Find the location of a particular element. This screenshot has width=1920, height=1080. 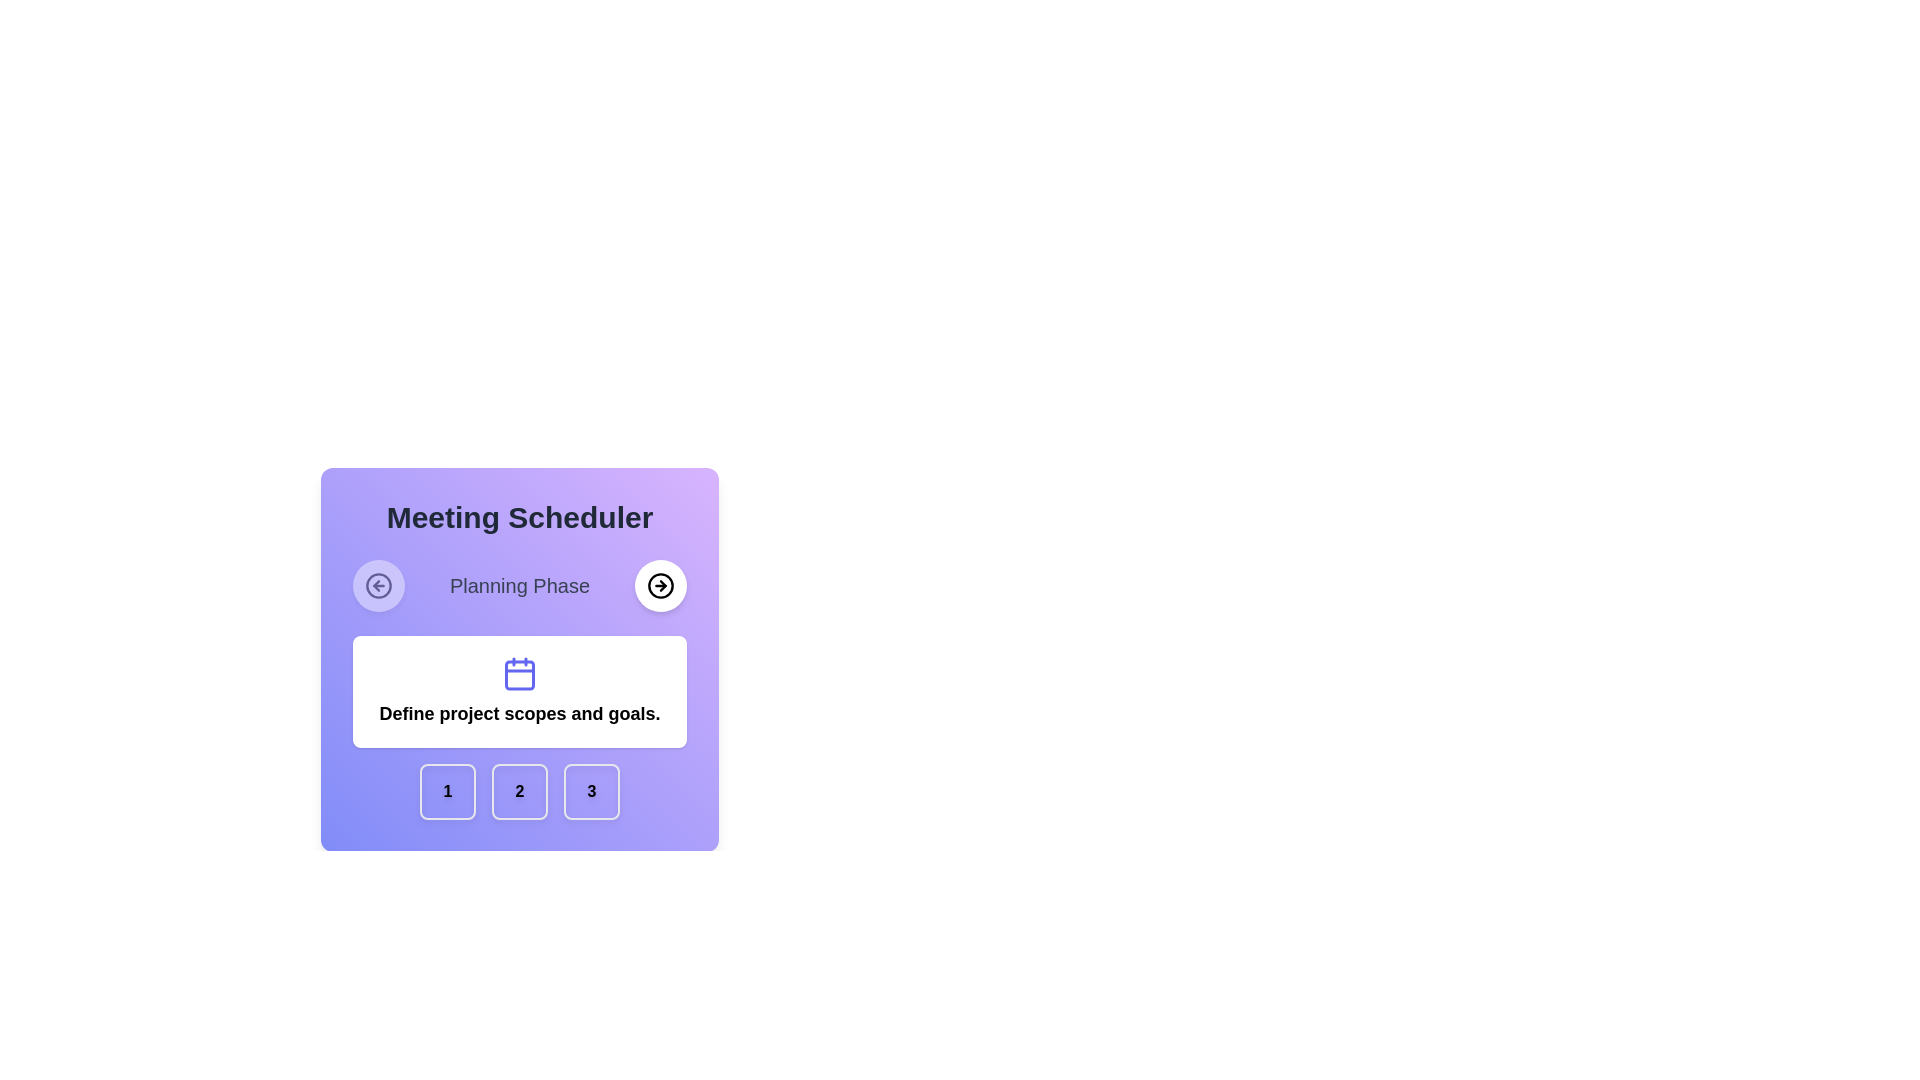

the bottom part of the circular icon located to the left side of the top row, adjacent to the text label within the purple gradient panel labeled 'Meeting Scheduler.' is located at coordinates (376, 585).